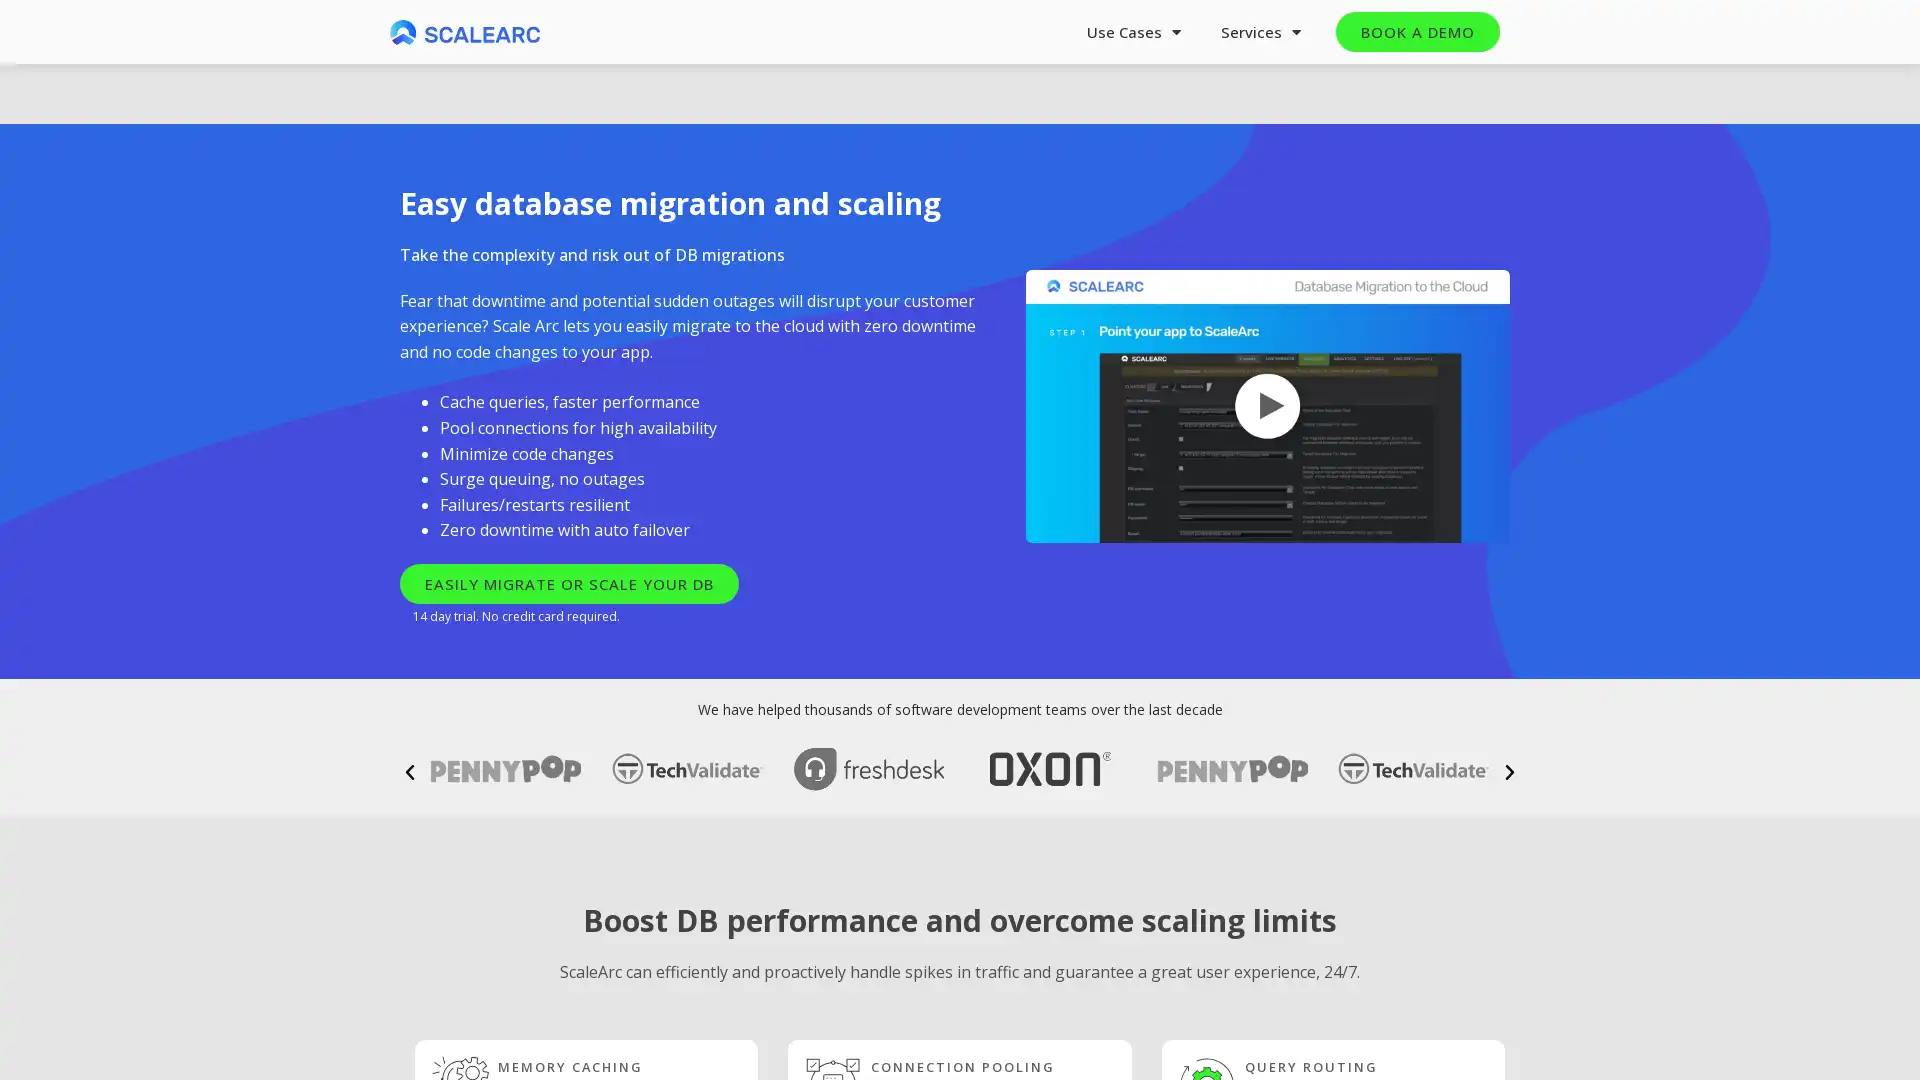  I want to click on Previous slide, so click(408, 771).